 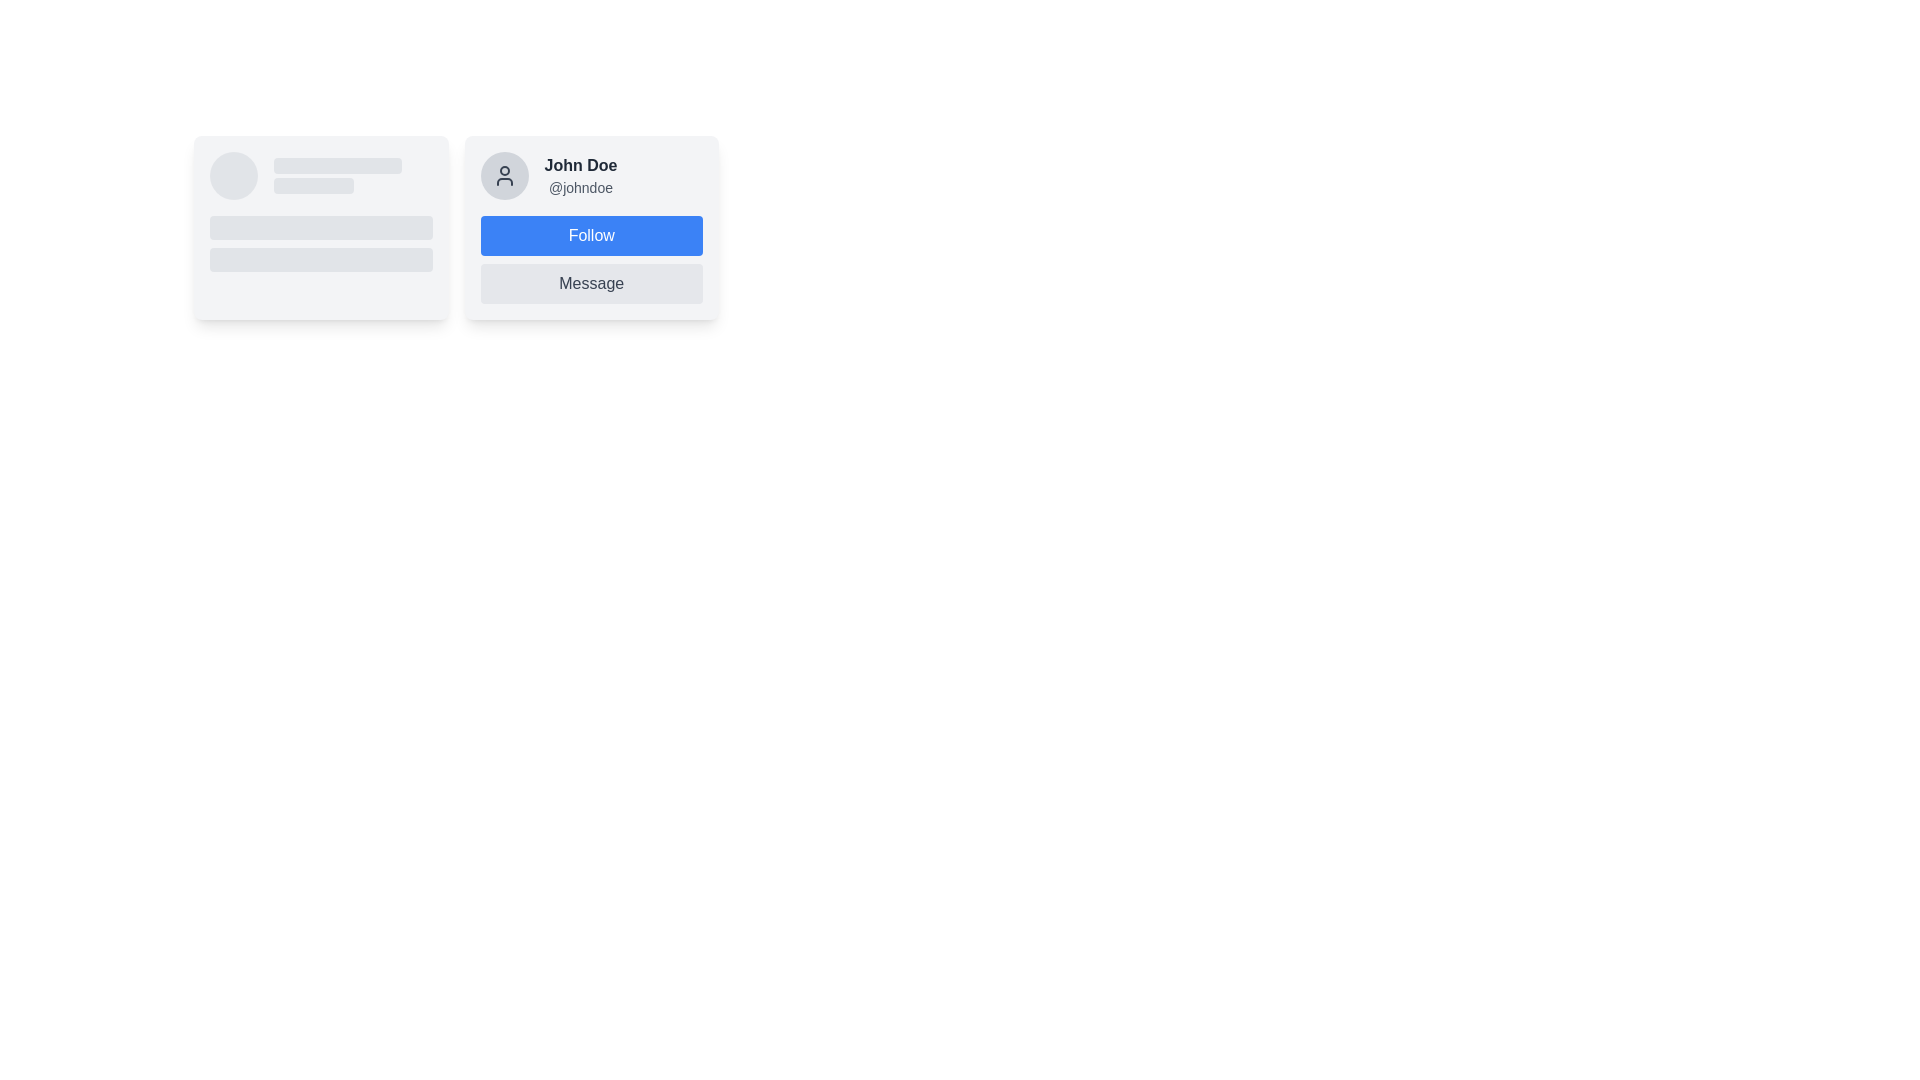 What do you see at coordinates (504, 175) in the screenshot?
I see `the user silhouette icon, which is styled with gray lines and transparent fill, located at the top left corner of a card-like component with the text 'John Doe' and '@johndoe' beneath it` at bounding box center [504, 175].